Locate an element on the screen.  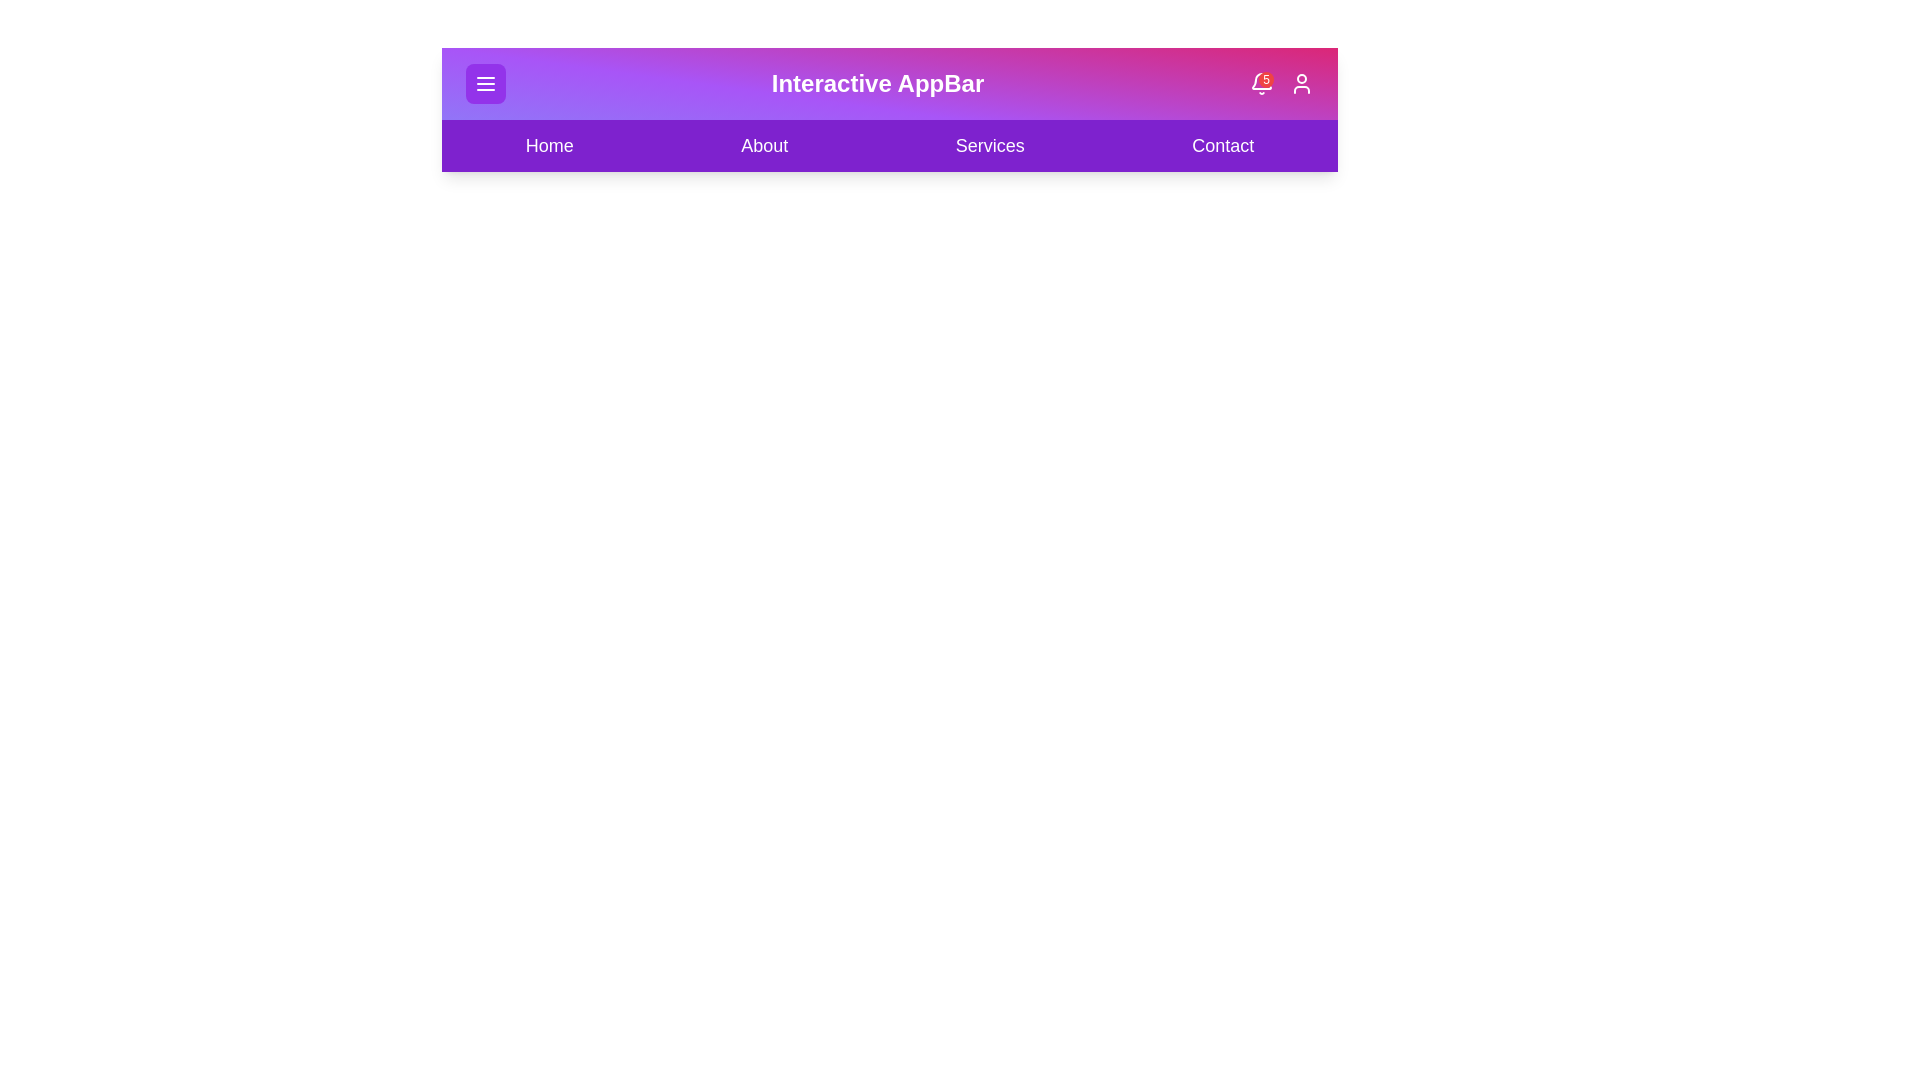
the text 'Interactive AppBar' is located at coordinates (878, 83).